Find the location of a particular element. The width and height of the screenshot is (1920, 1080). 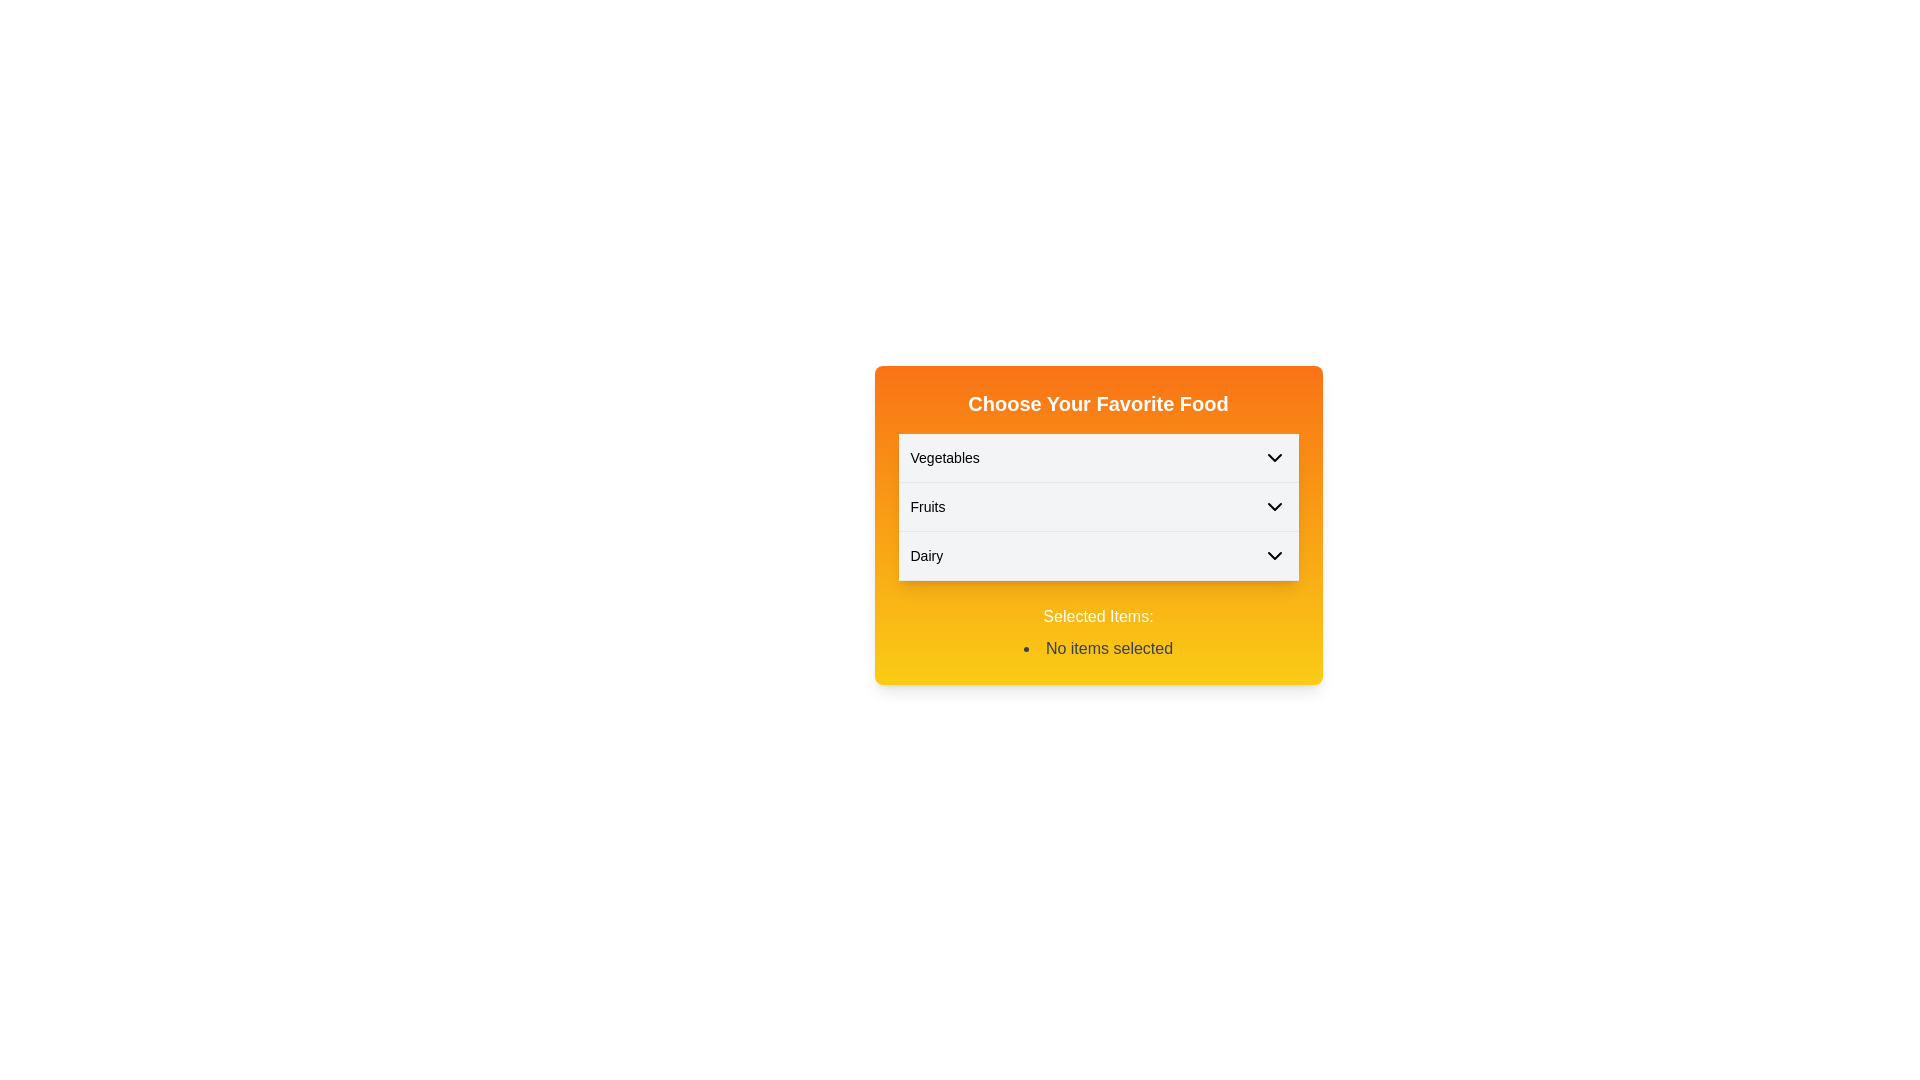

the downward-pointing chevron icon located to the far right of the 'Fruits' label is located at coordinates (1273, 505).